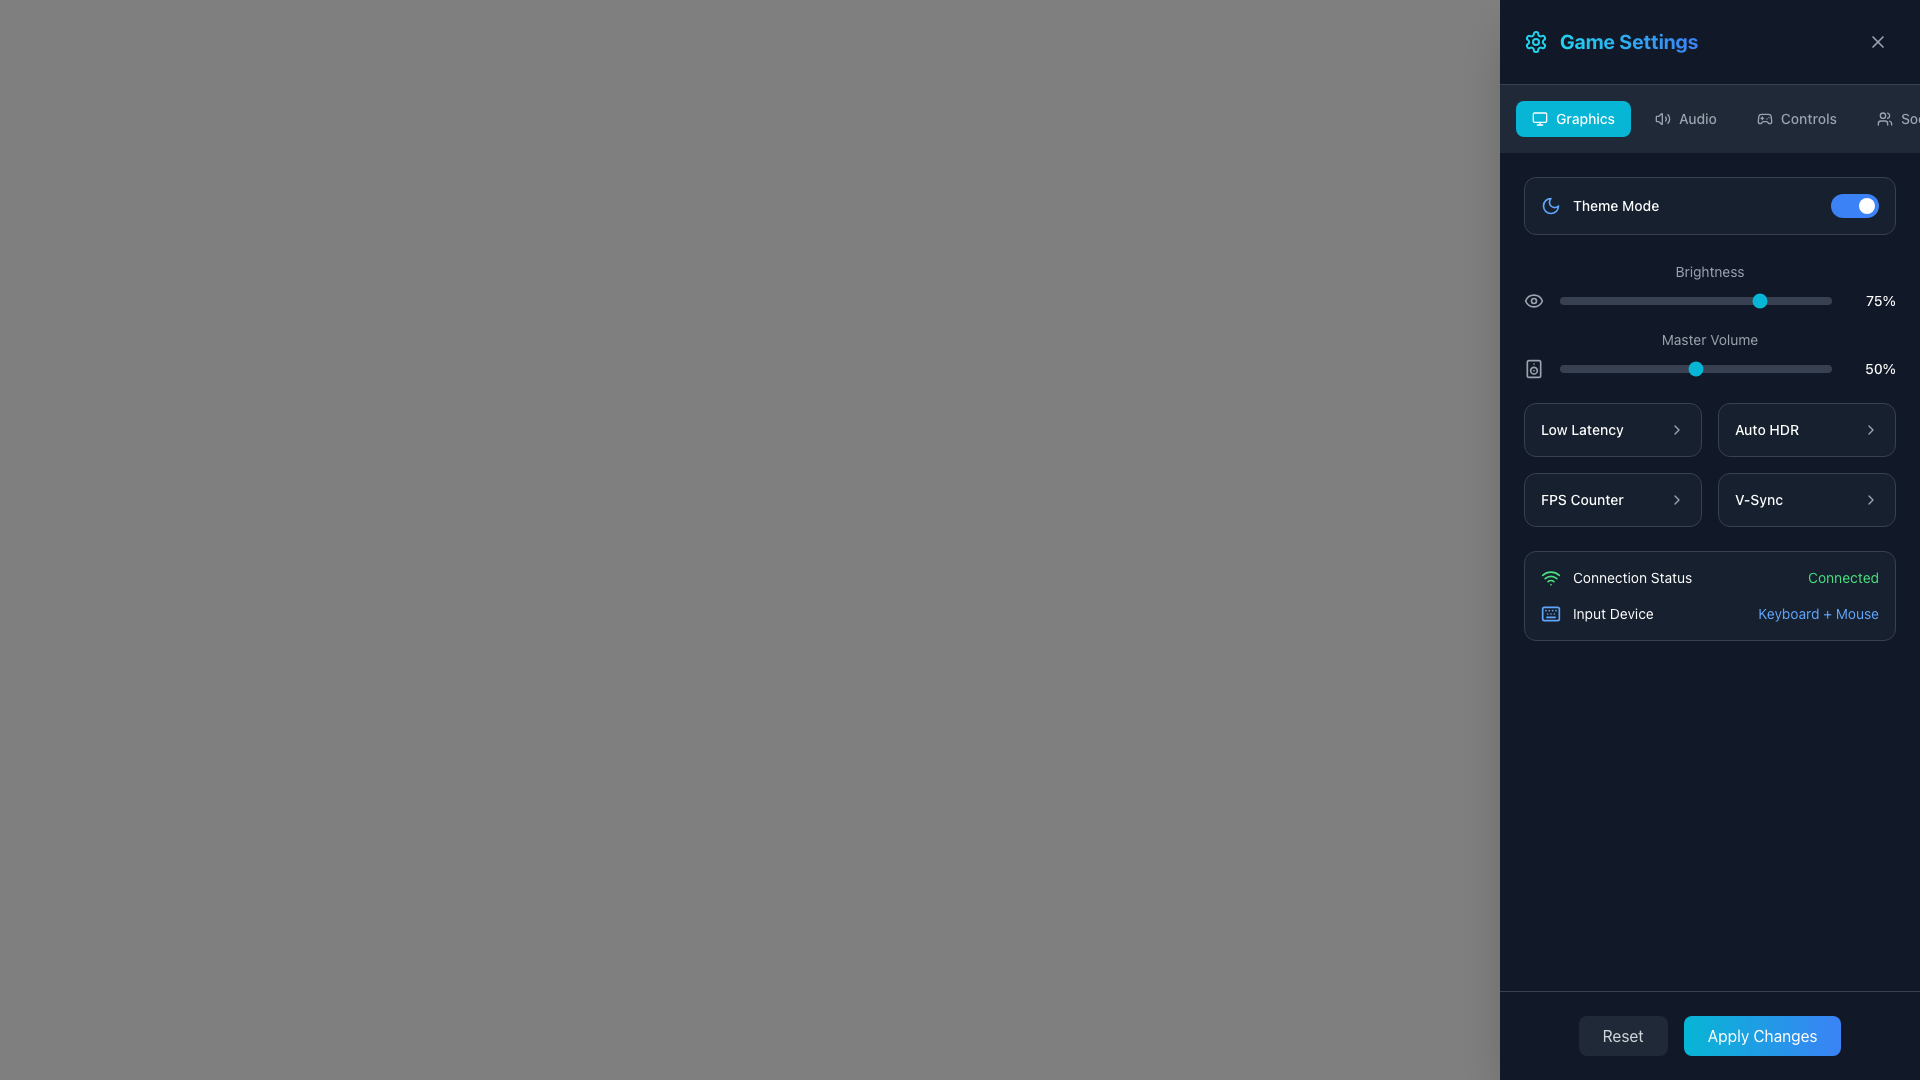 The image size is (1920, 1080). Describe the element at coordinates (1870, 428) in the screenshot. I see `the state of the 'Auto HDR' indicator icon located on the right side of the 'Auto HDR' text within the button group on the 'Graphics' settings panel` at that location.